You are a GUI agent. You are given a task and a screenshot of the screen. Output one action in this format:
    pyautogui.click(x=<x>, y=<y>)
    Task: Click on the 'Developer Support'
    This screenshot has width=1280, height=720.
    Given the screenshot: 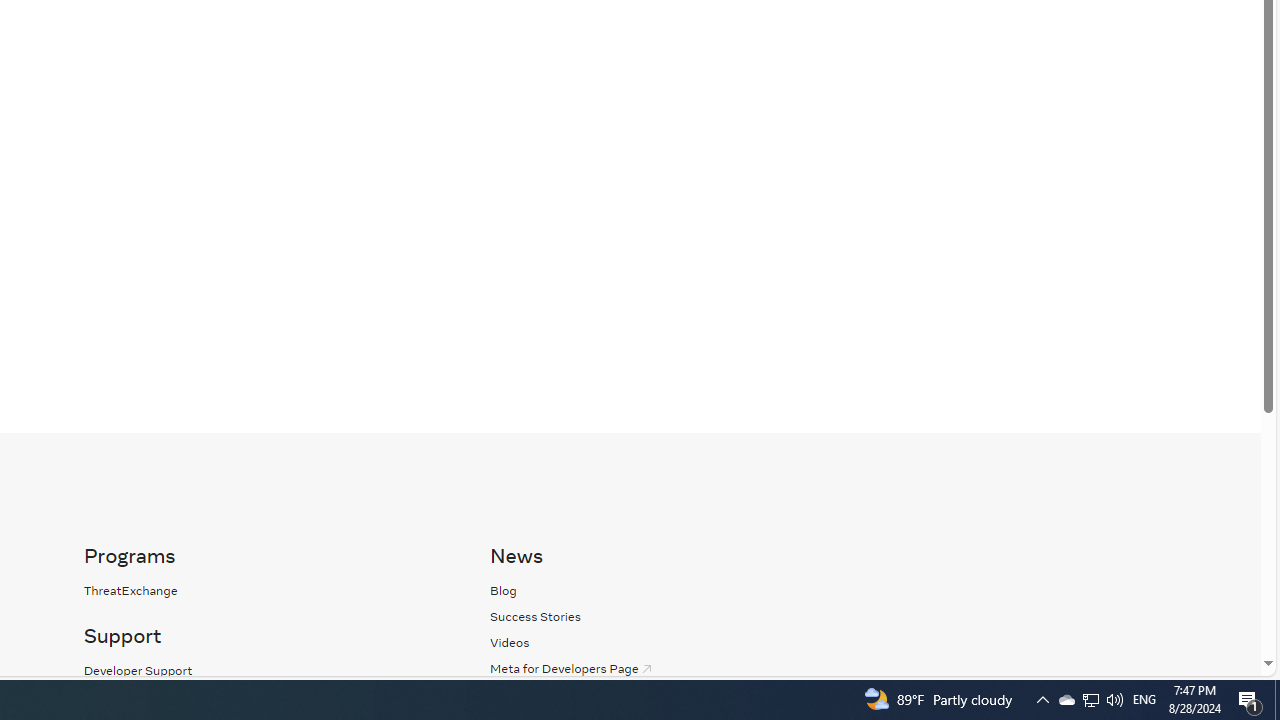 What is the action you would take?
    pyautogui.click(x=137, y=670)
    